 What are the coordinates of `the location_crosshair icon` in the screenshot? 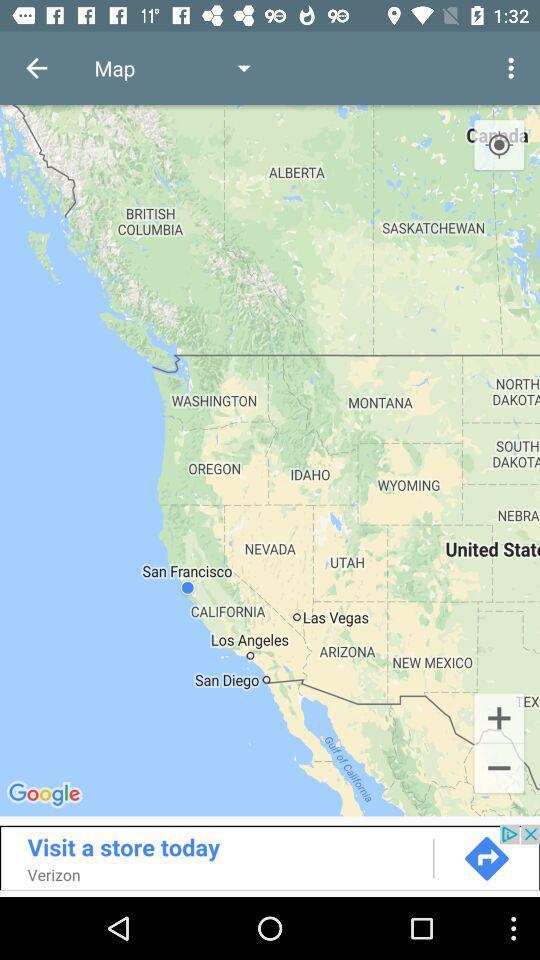 It's located at (498, 144).